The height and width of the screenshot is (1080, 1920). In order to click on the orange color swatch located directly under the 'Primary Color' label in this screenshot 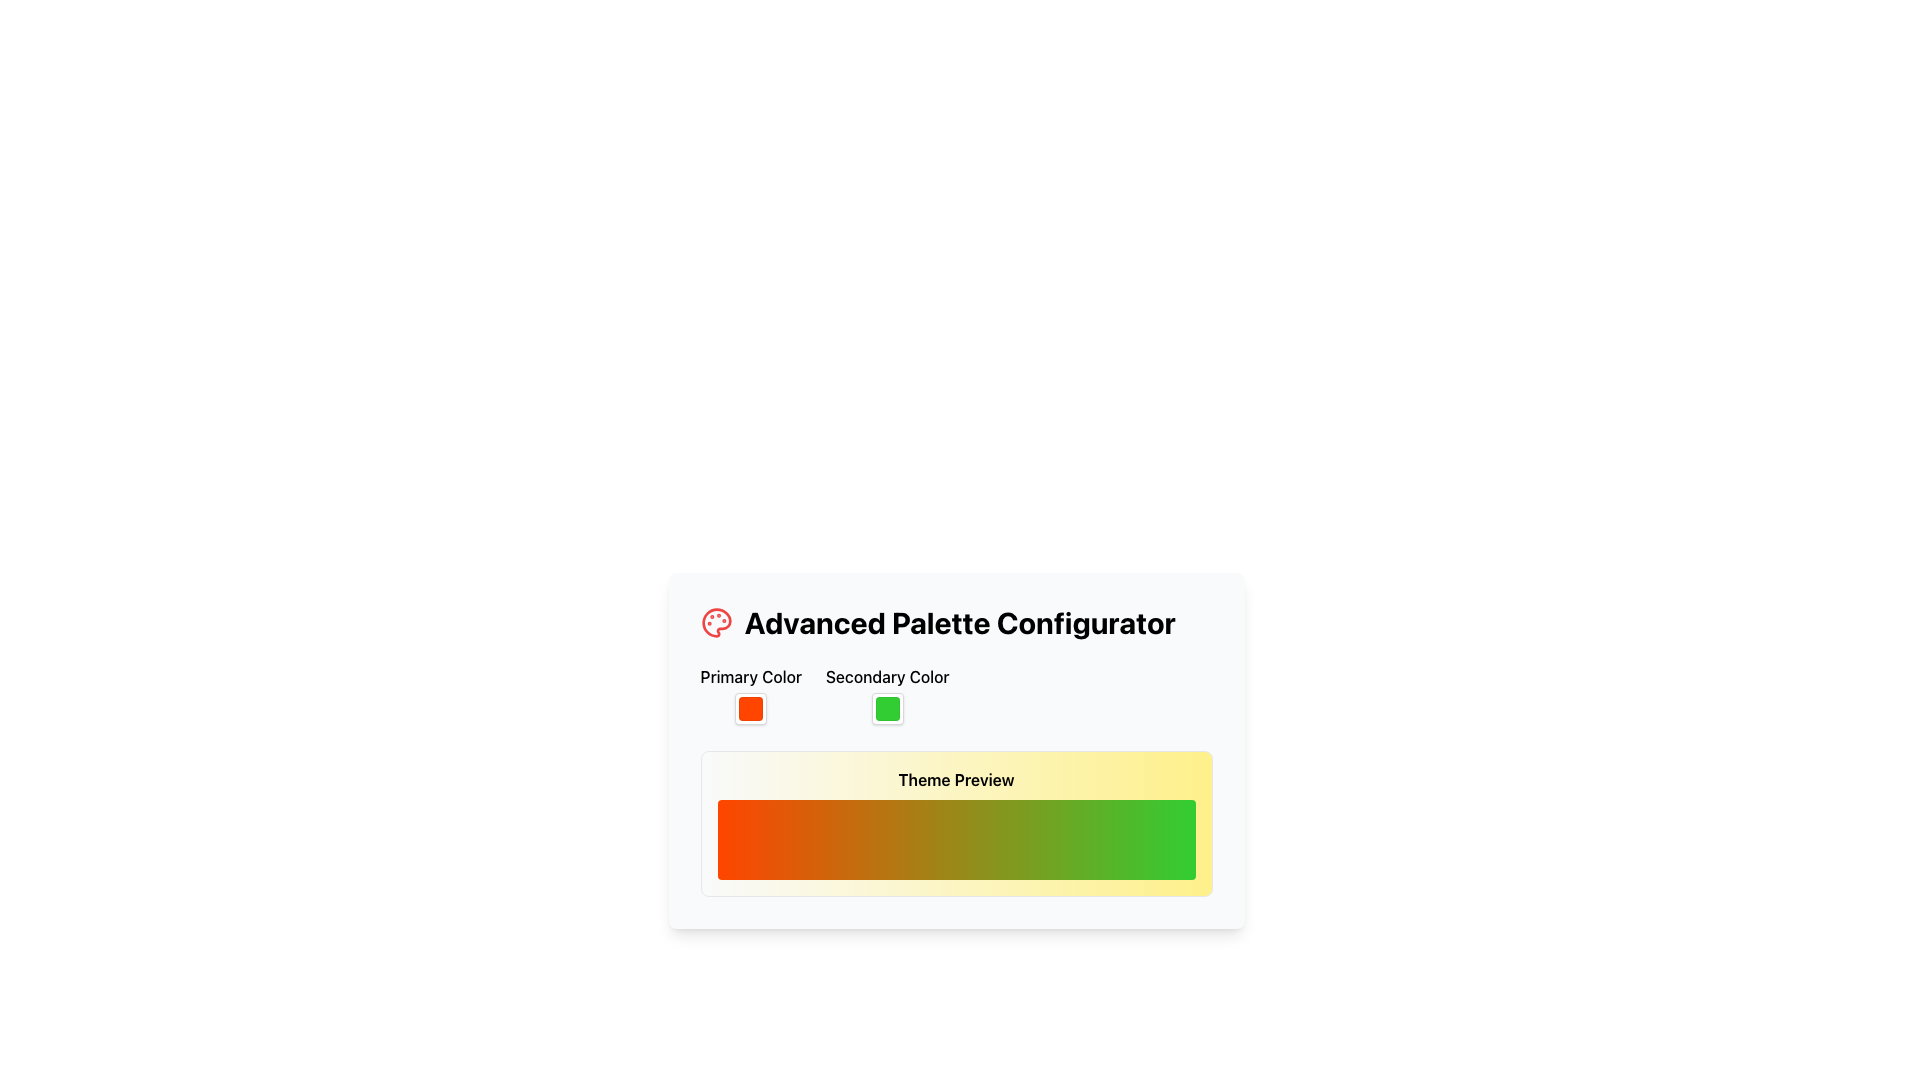, I will do `click(750, 694)`.